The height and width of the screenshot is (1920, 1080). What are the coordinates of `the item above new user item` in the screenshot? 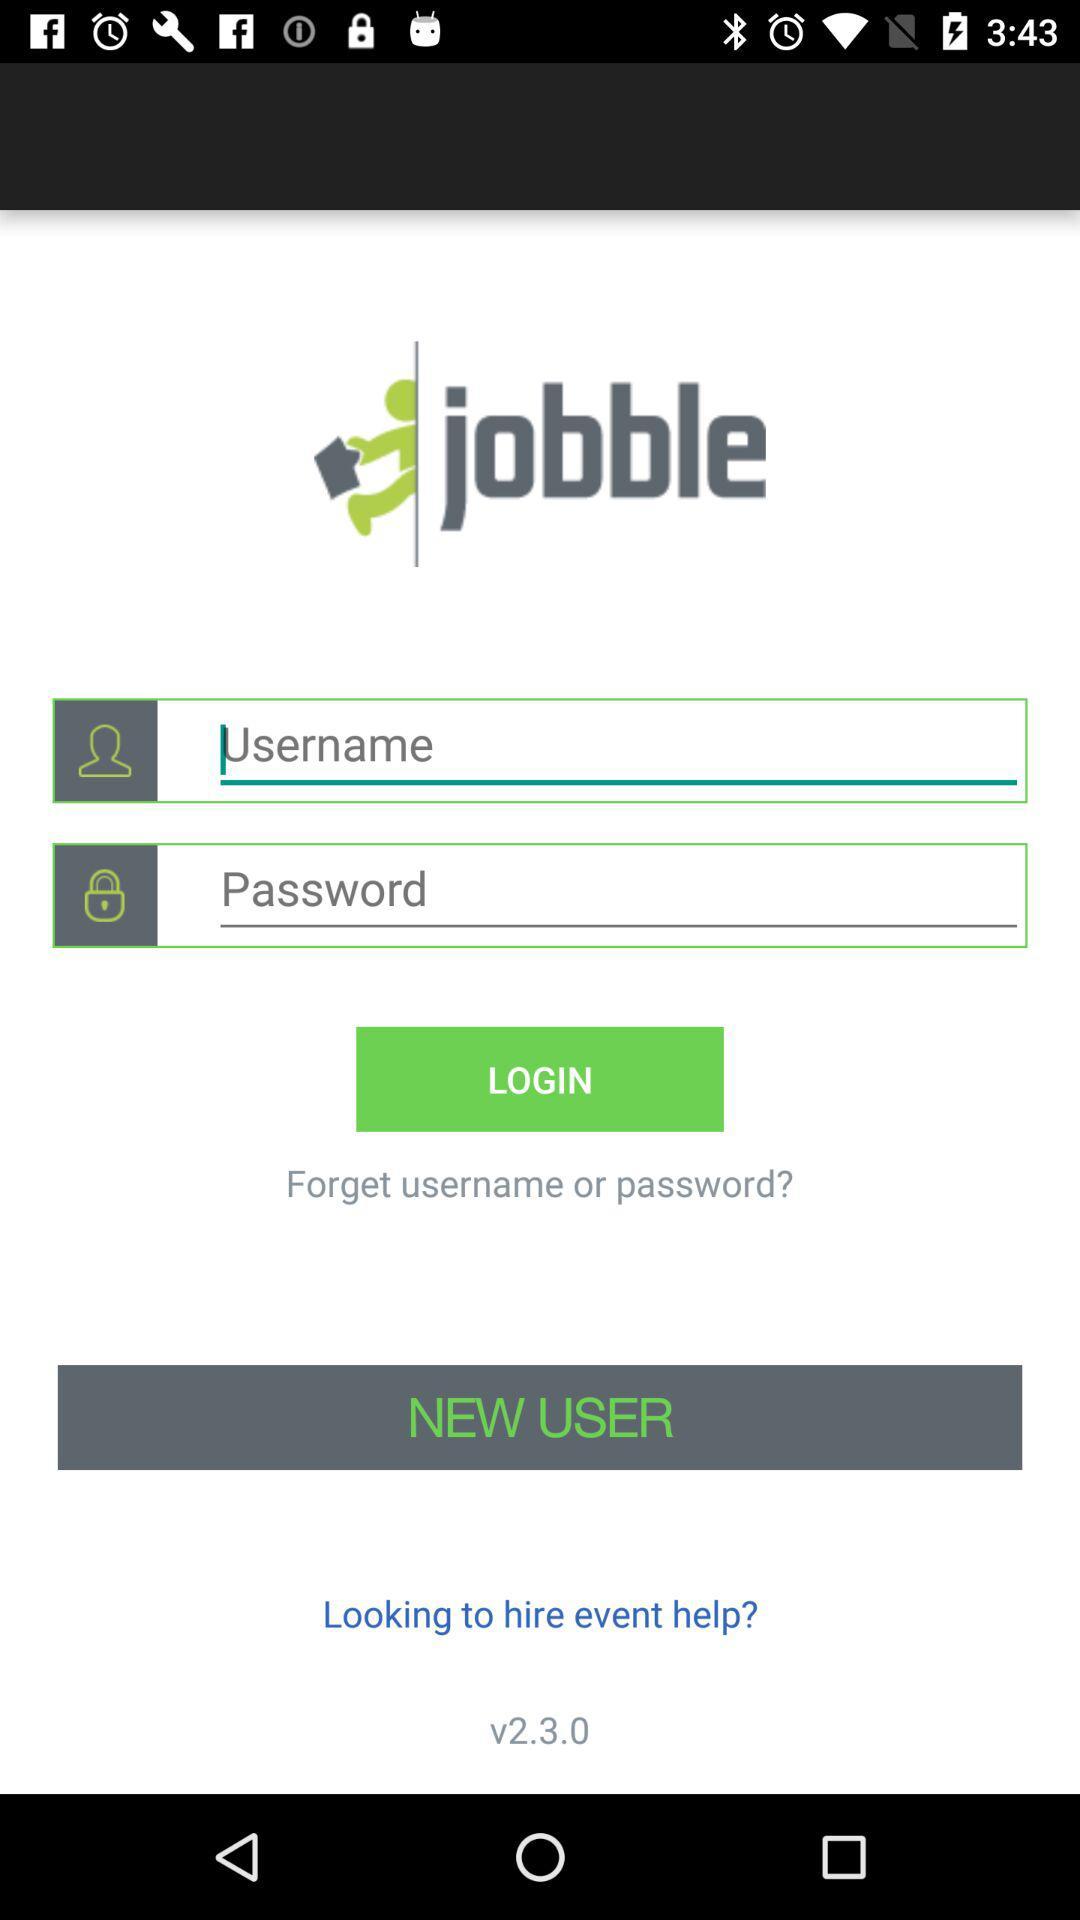 It's located at (104, 894).